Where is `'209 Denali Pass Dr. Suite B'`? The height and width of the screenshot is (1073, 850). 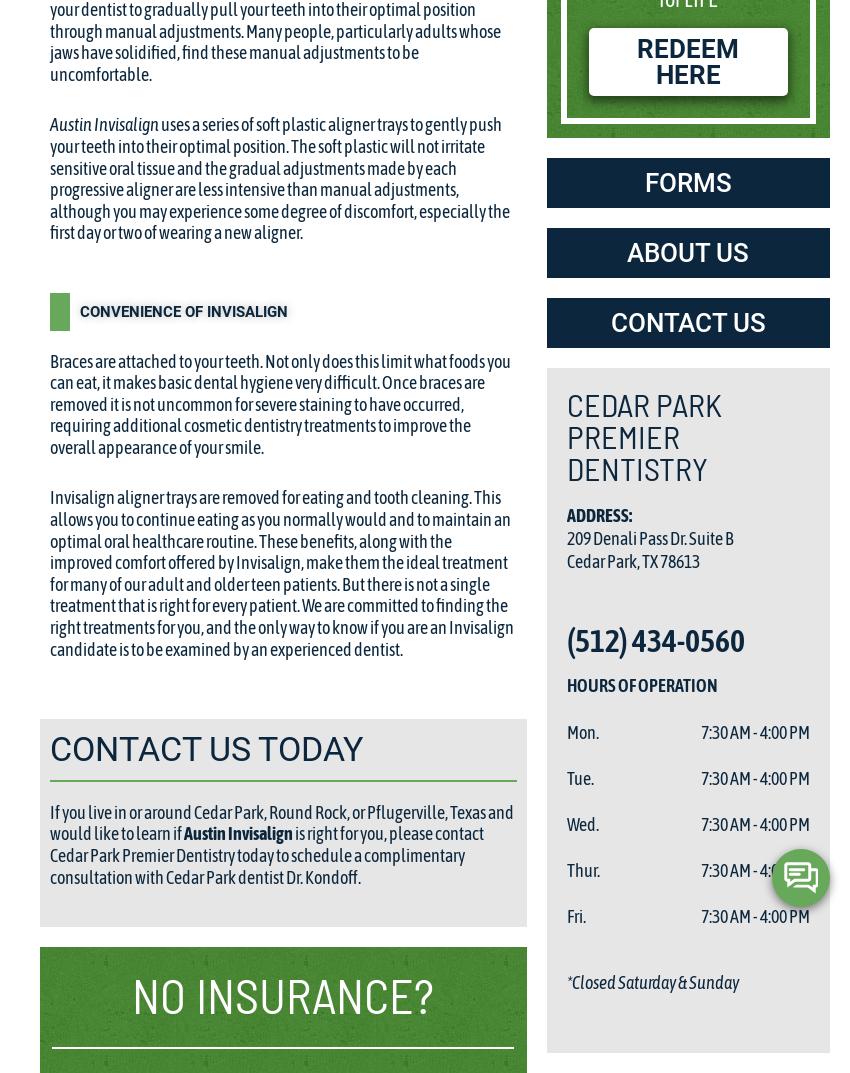
'209 Denali Pass Dr. Suite B' is located at coordinates (566, 536).